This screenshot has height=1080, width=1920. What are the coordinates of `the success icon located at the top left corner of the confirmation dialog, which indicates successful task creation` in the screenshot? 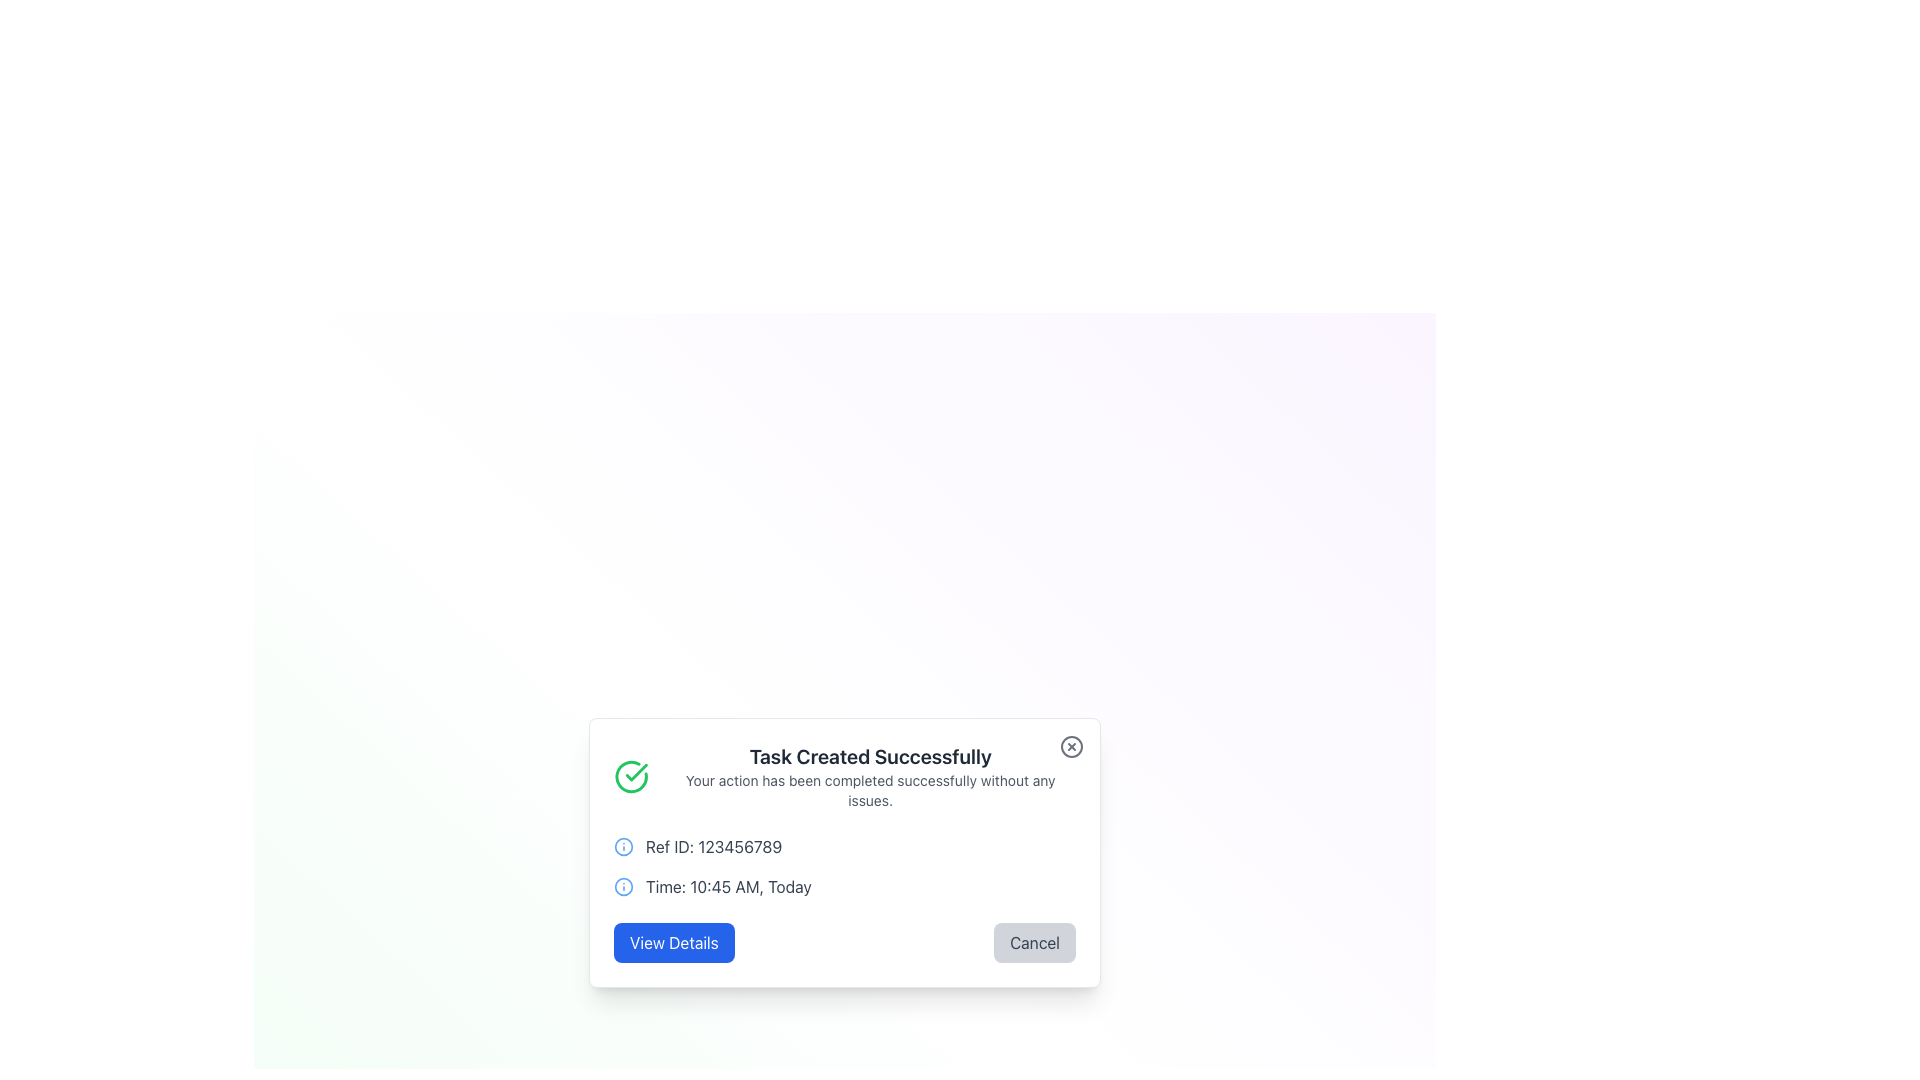 It's located at (635, 771).